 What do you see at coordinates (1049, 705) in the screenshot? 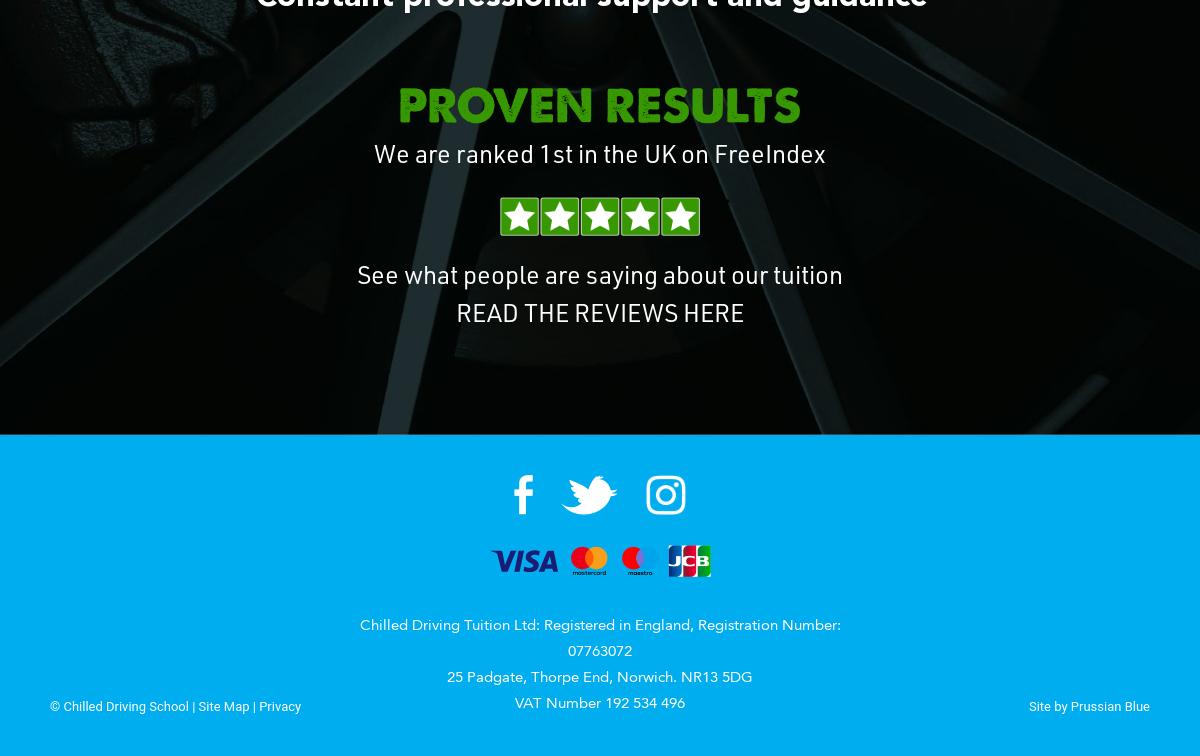
I see `'Site by'` at bounding box center [1049, 705].